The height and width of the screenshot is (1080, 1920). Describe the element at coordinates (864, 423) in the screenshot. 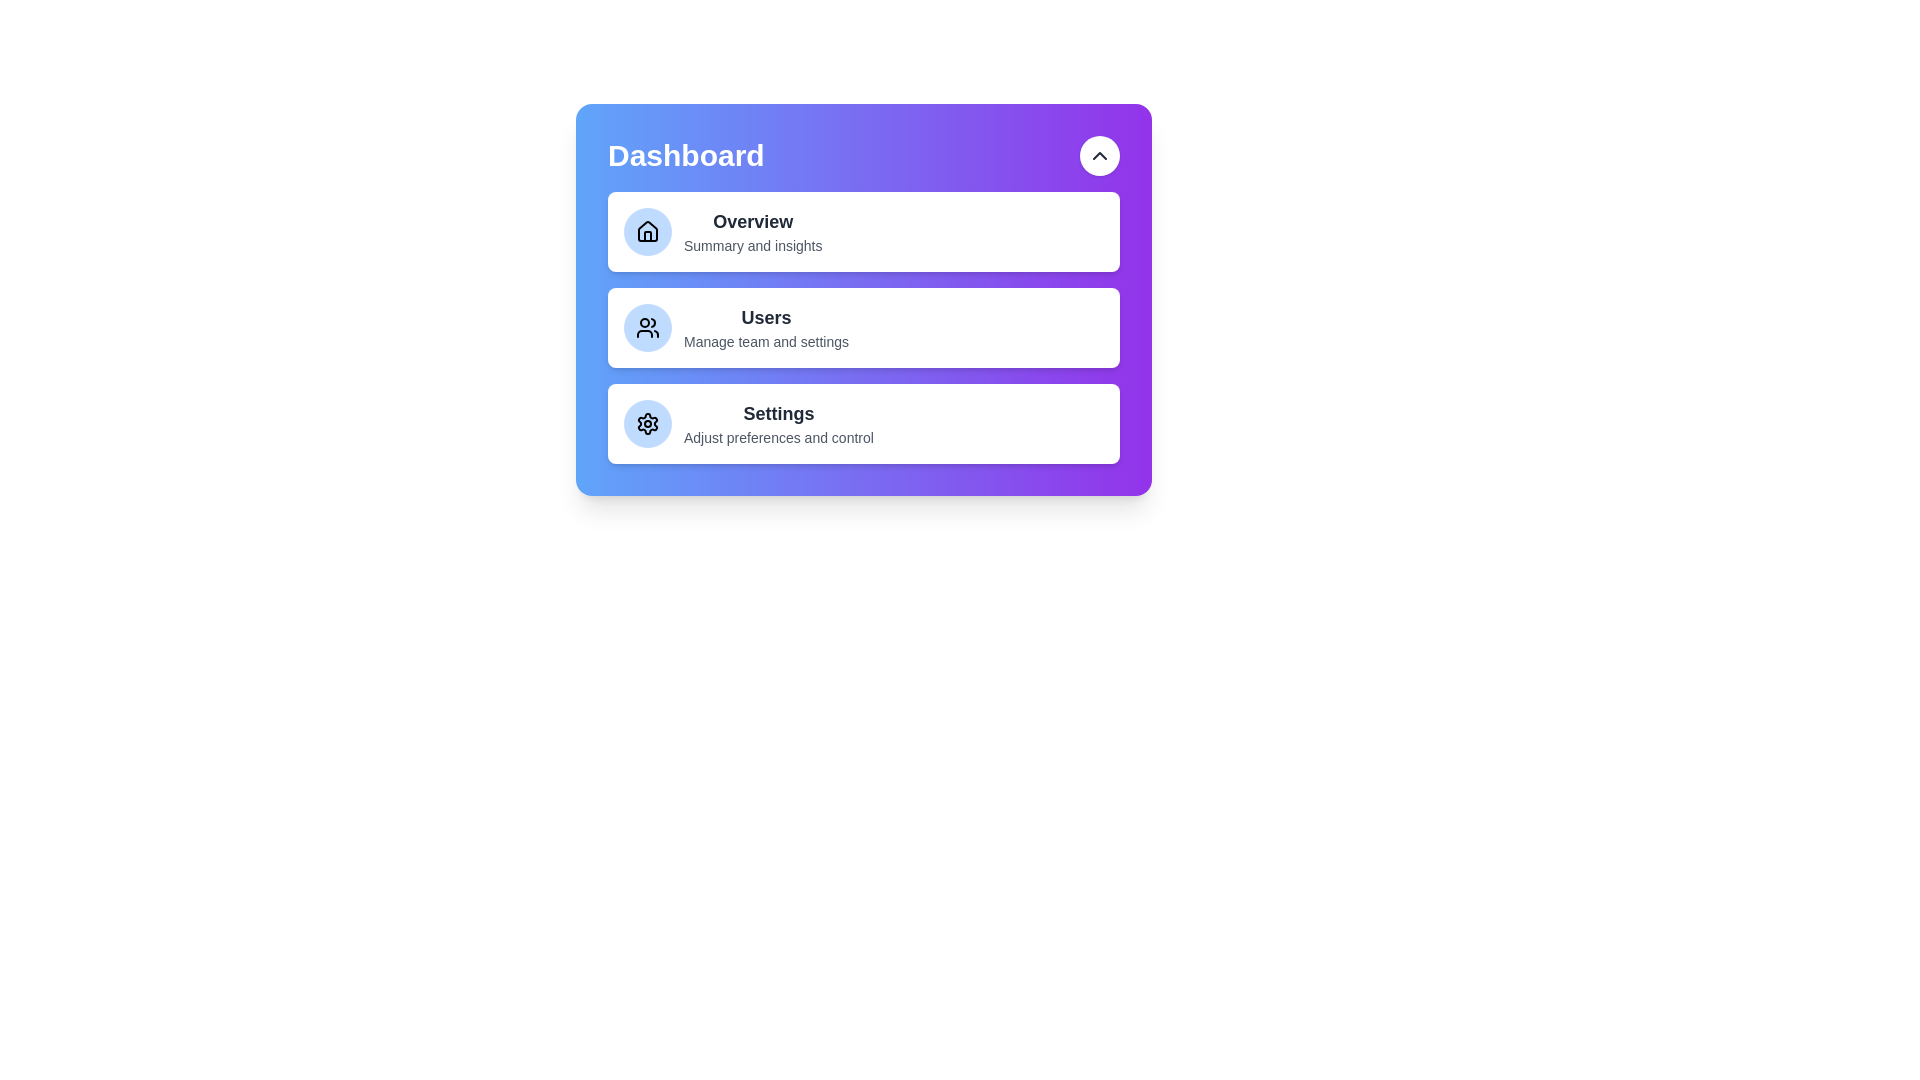

I see `the menu item Settings to select it` at that location.